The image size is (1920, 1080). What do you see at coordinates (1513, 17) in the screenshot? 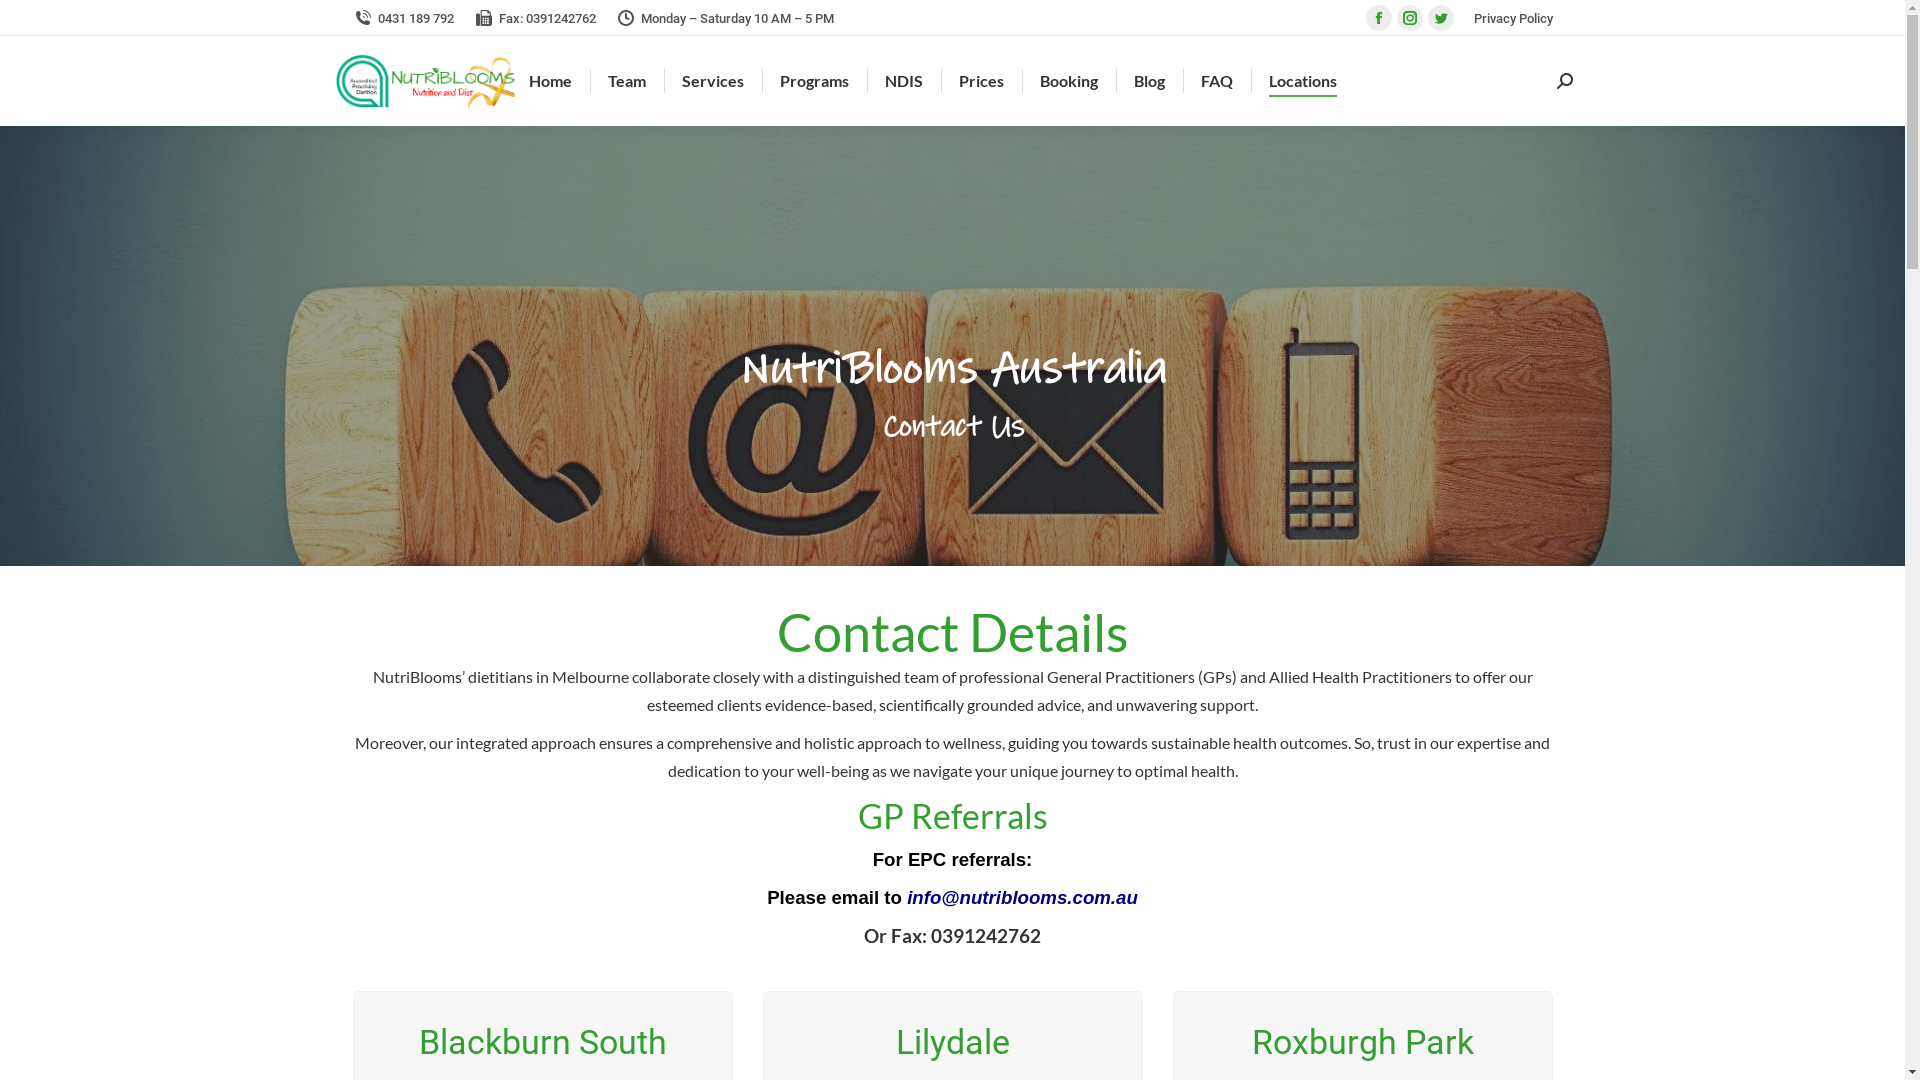
I see `'Privacy Policy'` at bounding box center [1513, 17].